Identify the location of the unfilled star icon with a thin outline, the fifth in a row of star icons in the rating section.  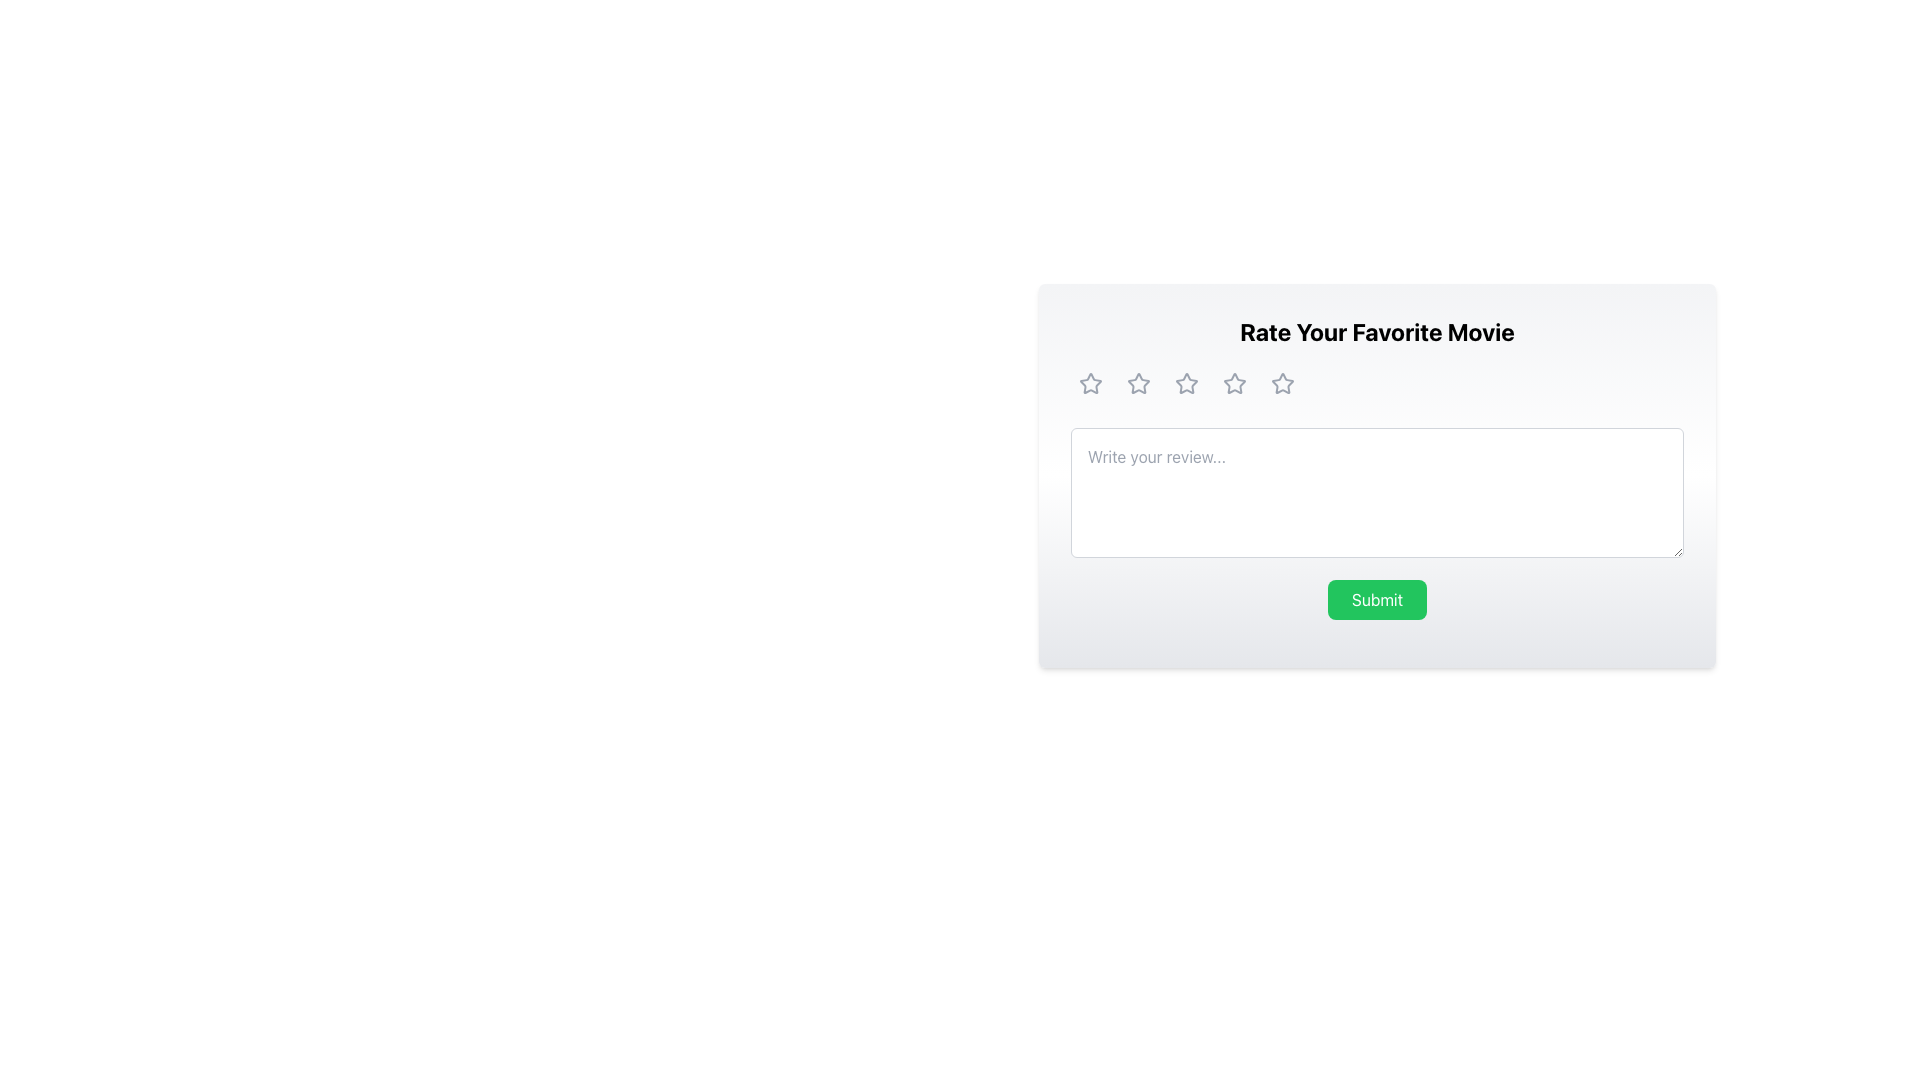
(1282, 383).